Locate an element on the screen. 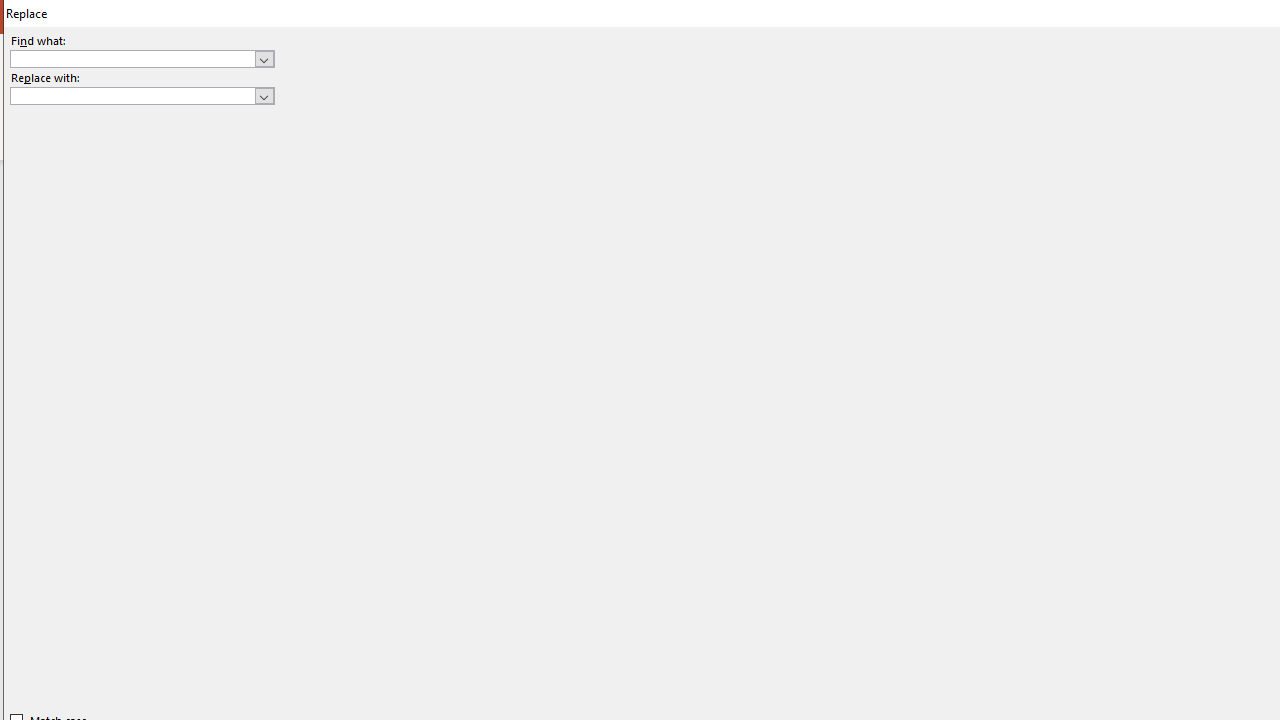 The height and width of the screenshot is (720, 1280). 'Find what' is located at coordinates (141, 57).